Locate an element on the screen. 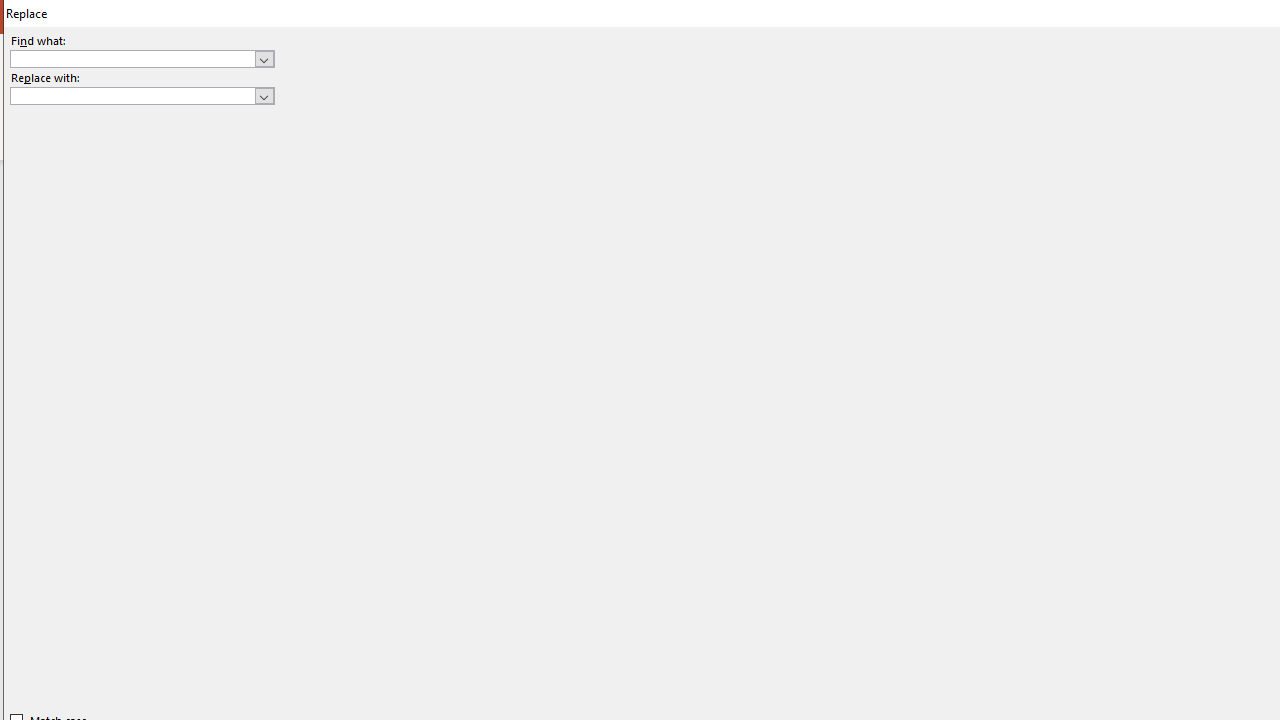 The height and width of the screenshot is (720, 1280). 'Find what' is located at coordinates (141, 57).